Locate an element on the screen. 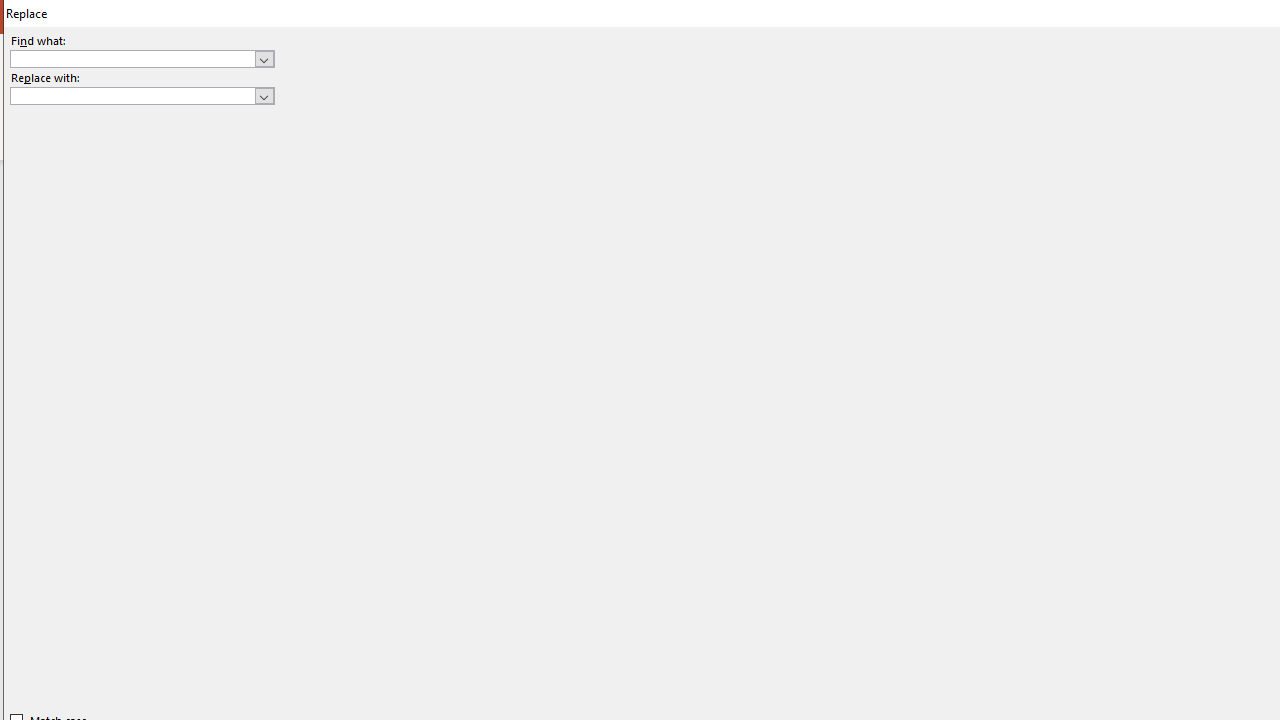 The height and width of the screenshot is (720, 1280). 'Find what' is located at coordinates (141, 57).